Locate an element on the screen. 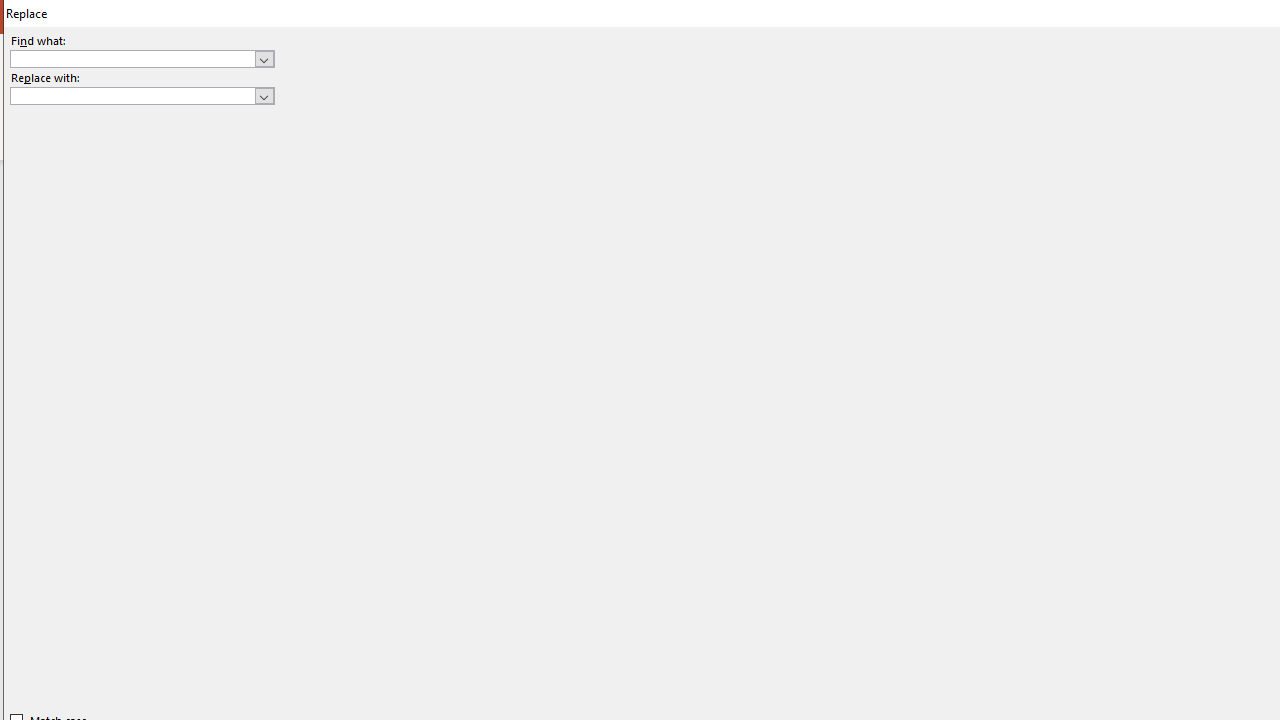 The height and width of the screenshot is (720, 1280). 'Find what' is located at coordinates (141, 57).